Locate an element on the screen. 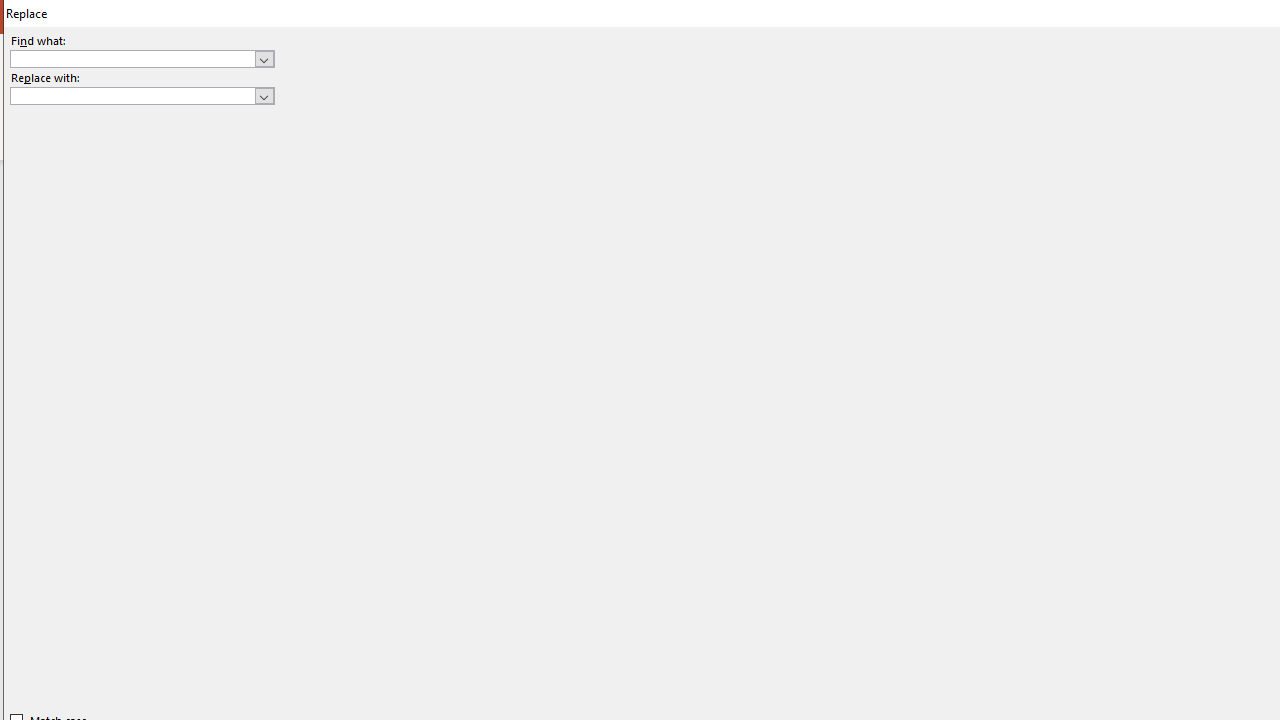 The height and width of the screenshot is (720, 1280). 'Find what' is located at coordinates (141, 57).